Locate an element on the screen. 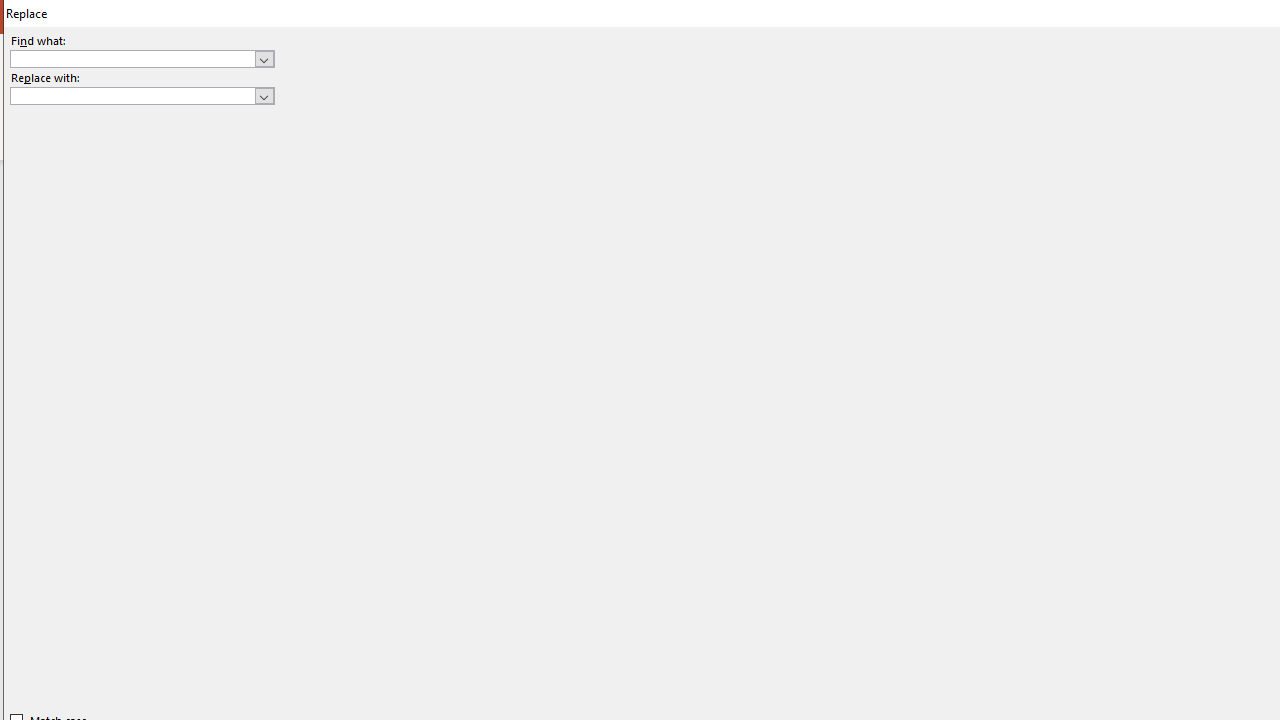 The height and width of the screenshot is (720, 1280). 'Find what' is located at coordinates (141, 57).